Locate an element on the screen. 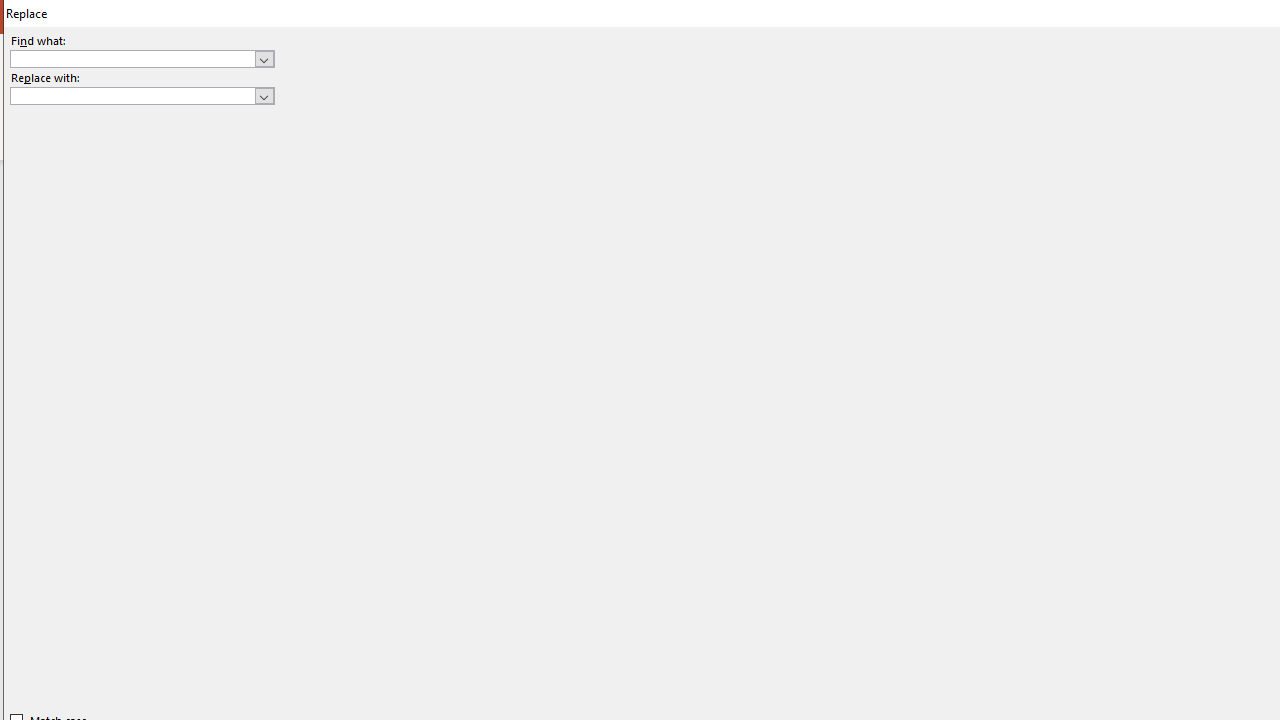 The height and width of the screenshot is (720, 1280). 'Find what' is located at coordinates (141, 57).